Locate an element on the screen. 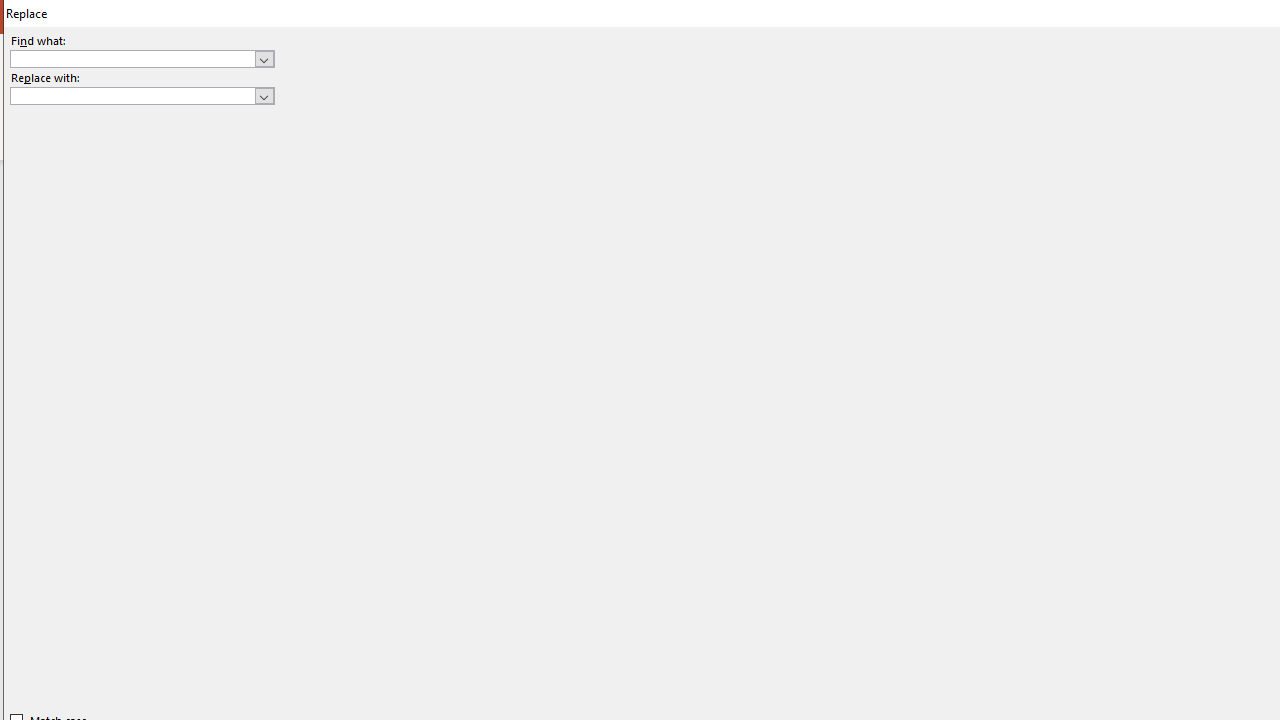 The height and width of the screenshot is (720, 1280). 'Find what' is located at coordinates (141, 57).